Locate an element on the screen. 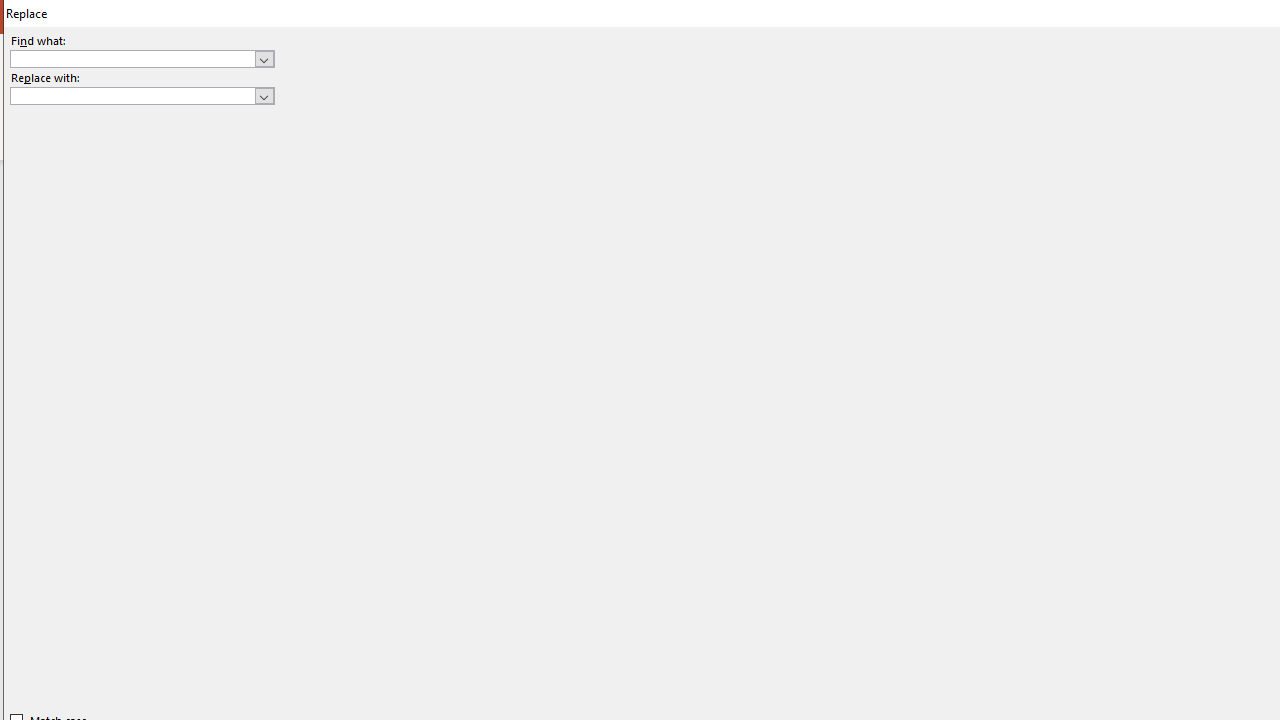 The height and width of the screenshot is (720, 1280). 'Find what' is located at coordinates (141, 57).